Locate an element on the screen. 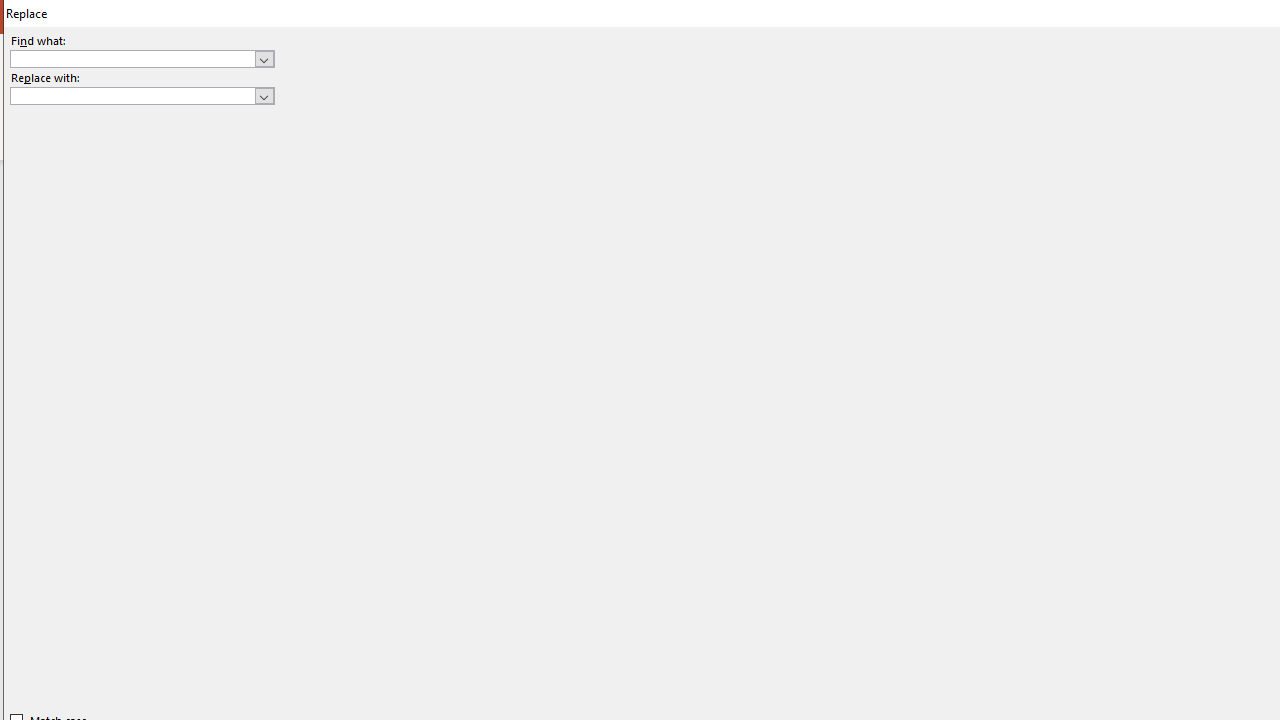 The height and width of the screenshot is (720, 1280). 'Find what' is located at coordinates (141, 57).